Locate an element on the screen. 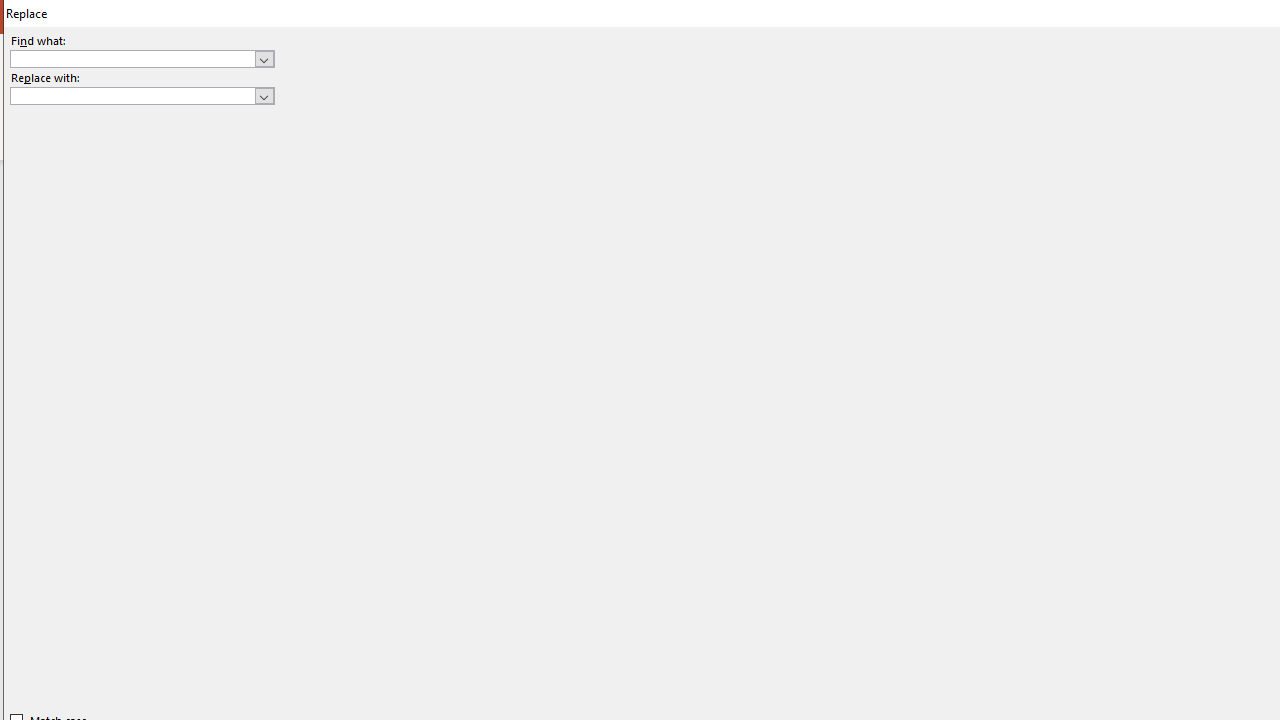 The height and width of the screenshot is (720, 1280). 'Find what' is located at coordinates (141, 57).